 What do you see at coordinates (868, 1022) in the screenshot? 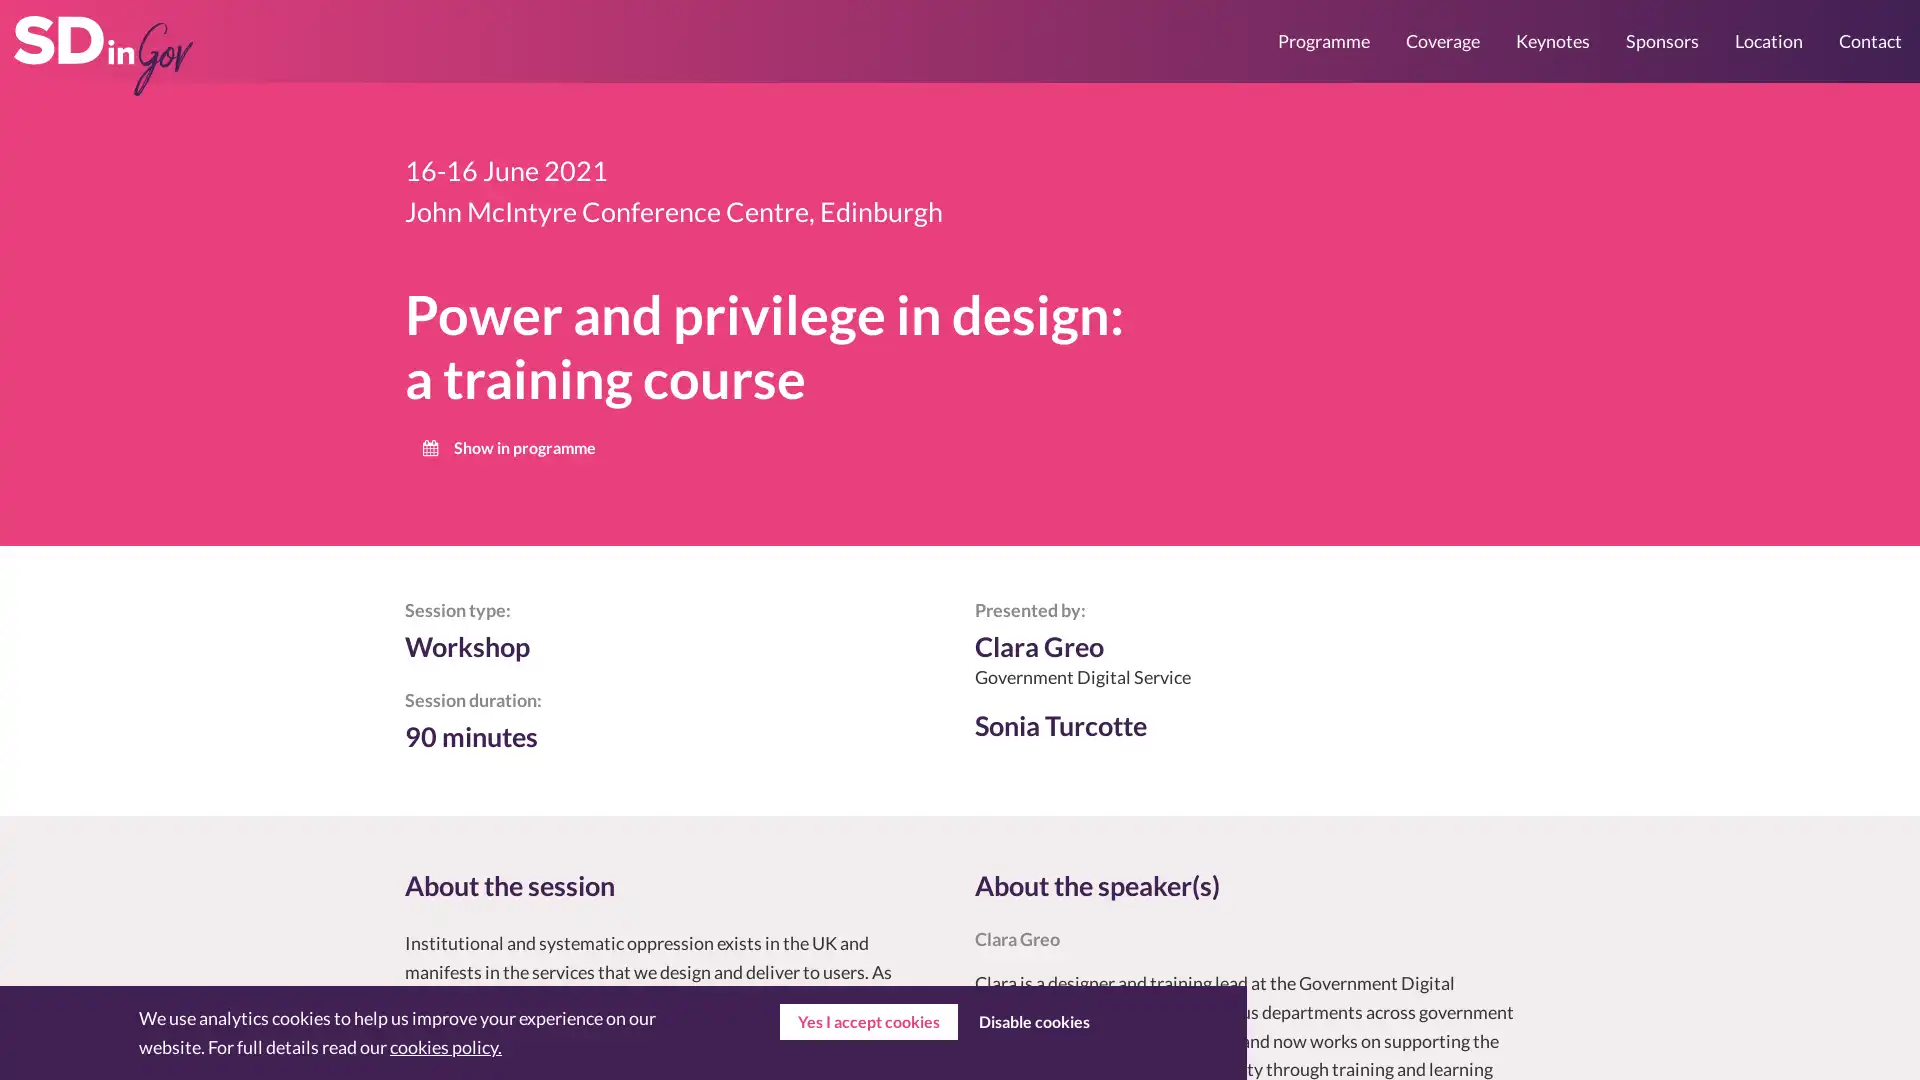
I see `Yes I accept cookies` at bounding box center [868, 1022].